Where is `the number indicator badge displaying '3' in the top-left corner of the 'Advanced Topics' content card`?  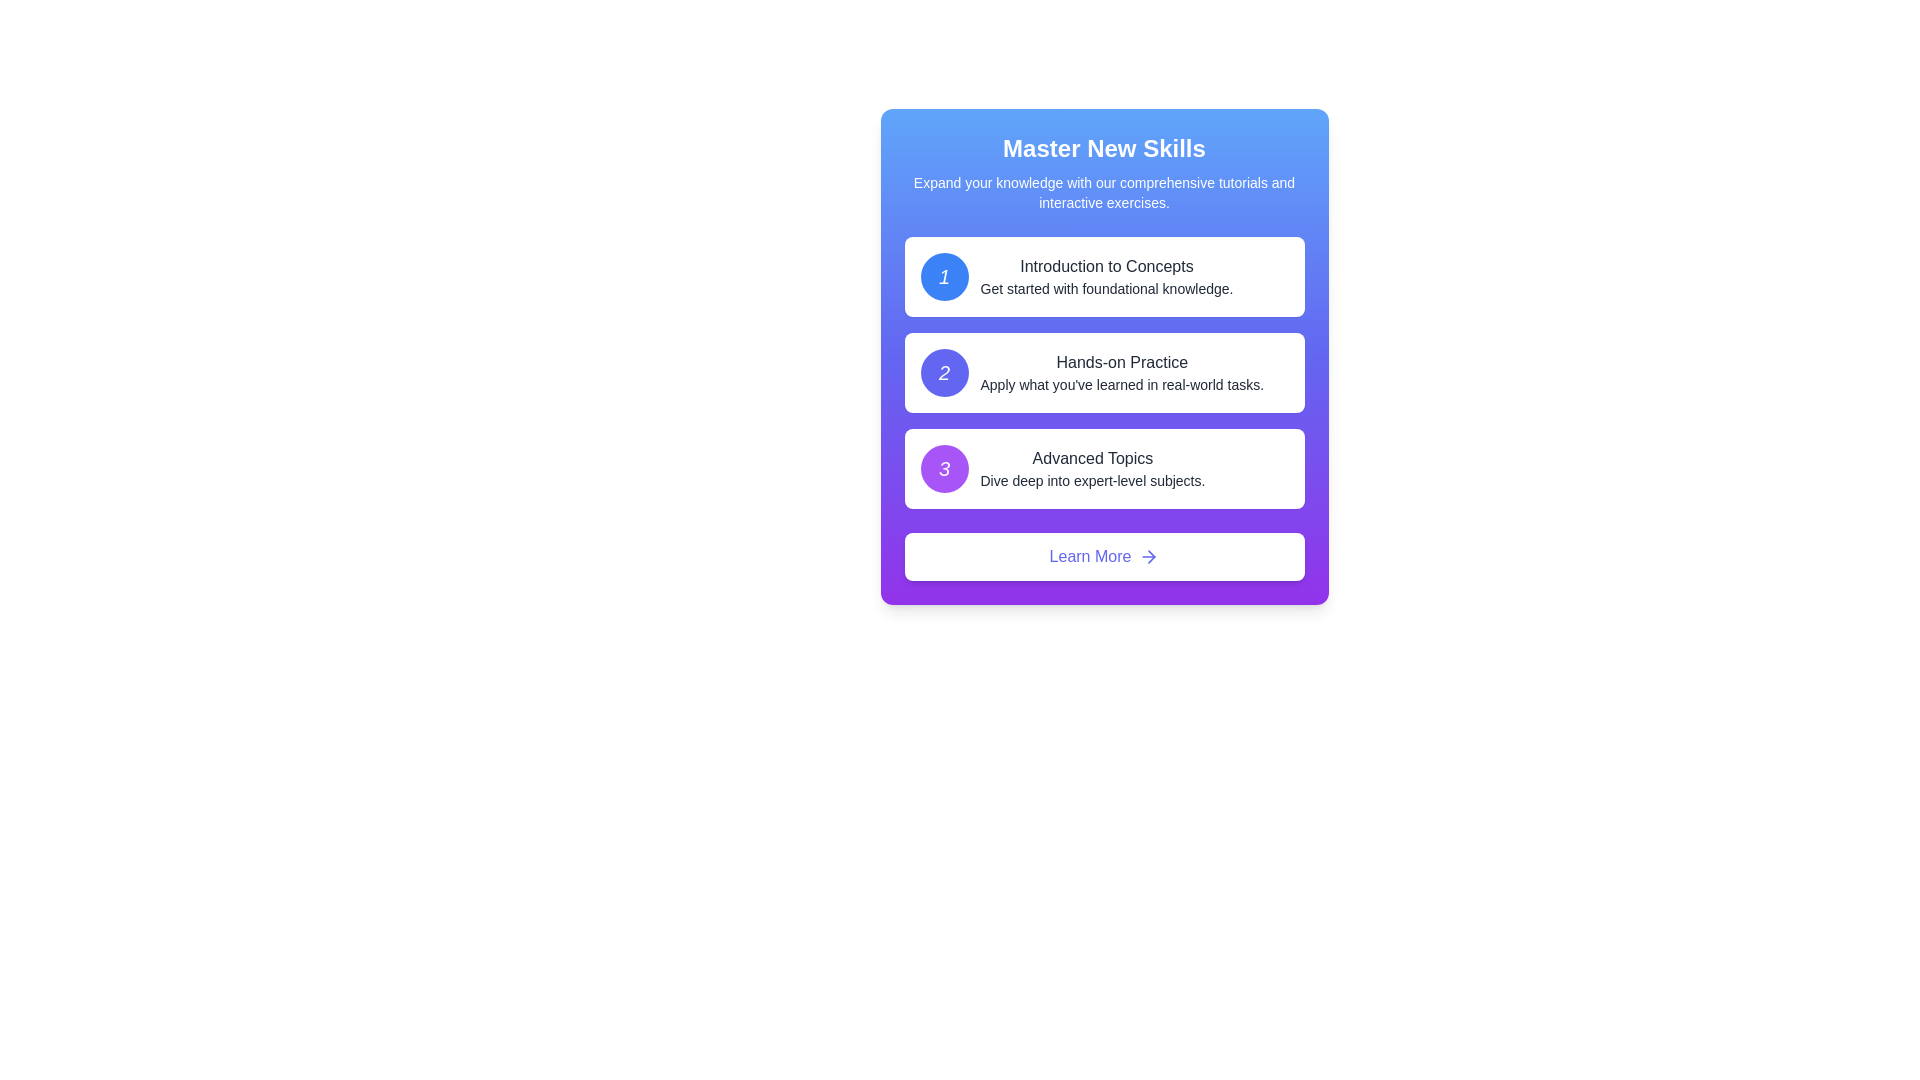 the number indicator badge displaying '3' in the top-left corner of the 'Advanced Topics' content card is located at coordinates (943, 469).